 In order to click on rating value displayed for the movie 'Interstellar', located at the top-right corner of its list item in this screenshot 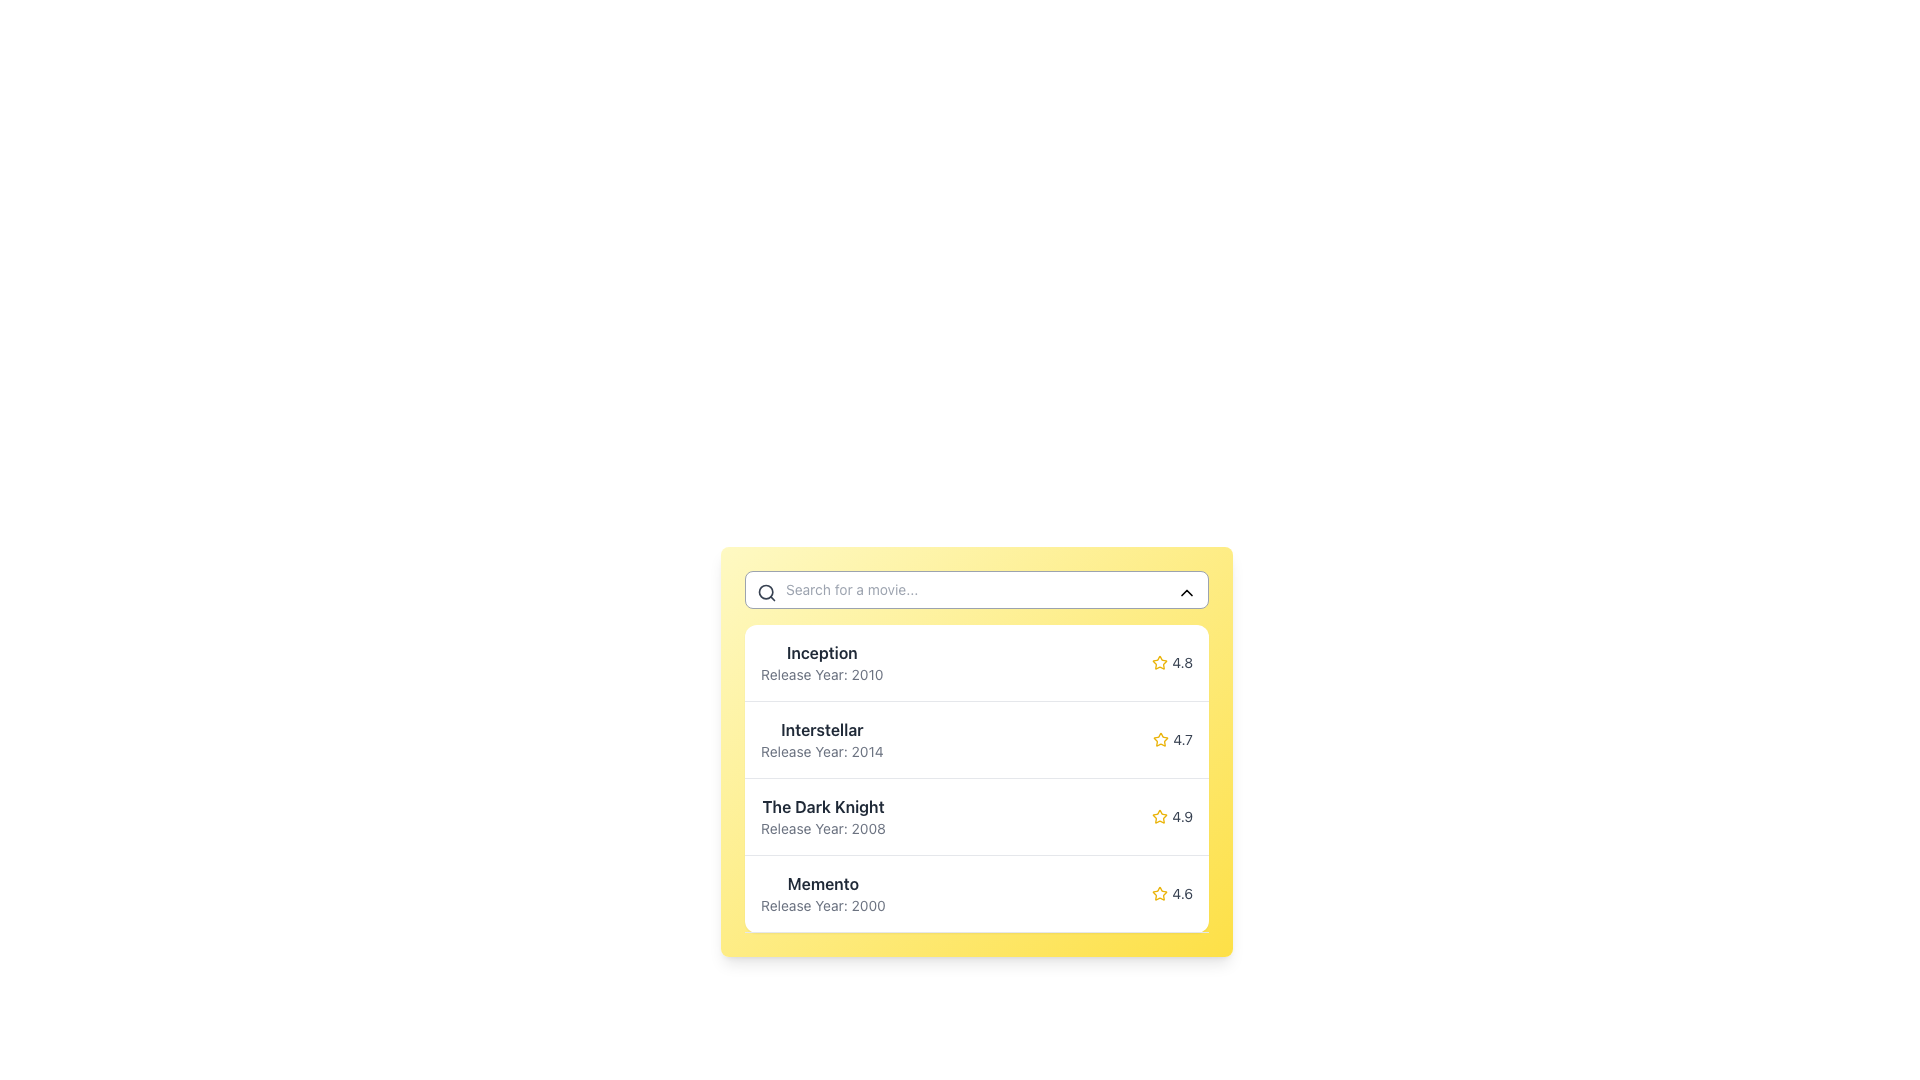, I will do `click(1173, 740)`.